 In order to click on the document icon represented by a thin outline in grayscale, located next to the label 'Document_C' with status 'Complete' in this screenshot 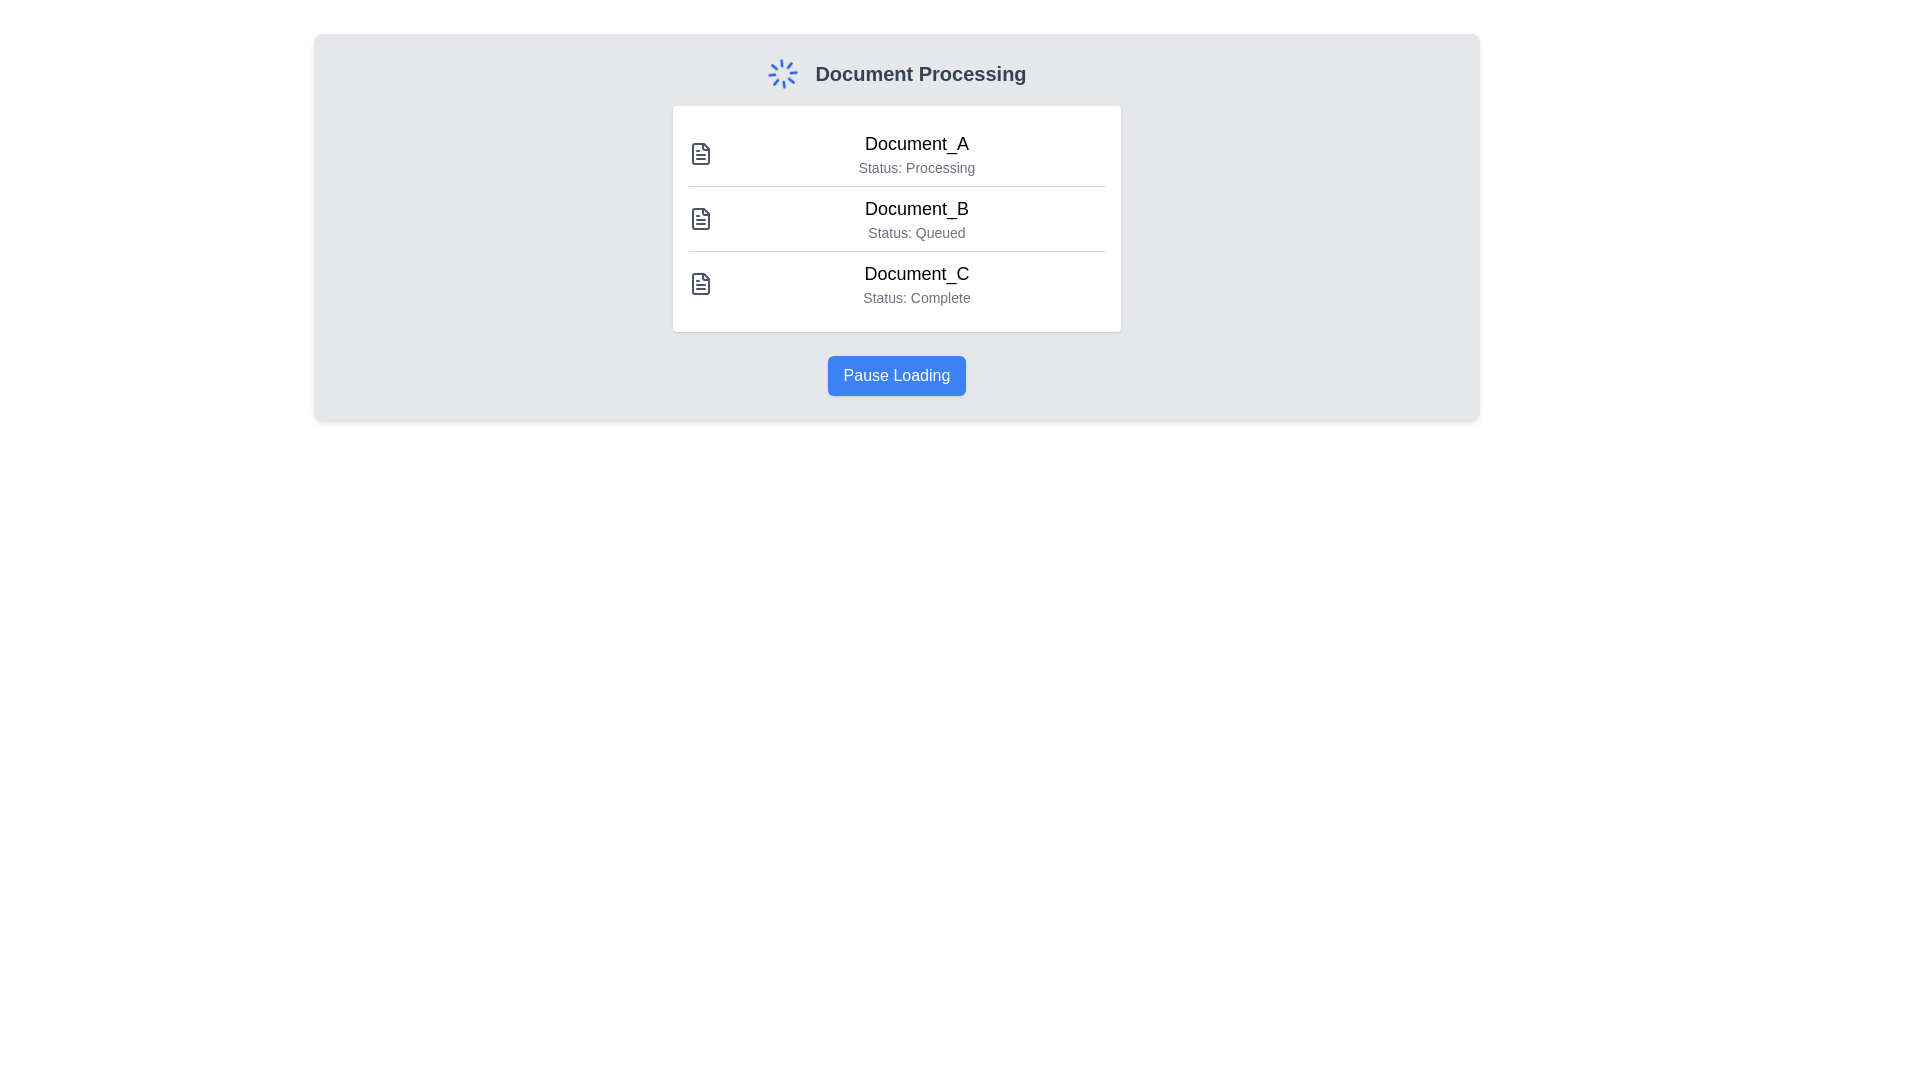, I will do `click(700, 284)`.